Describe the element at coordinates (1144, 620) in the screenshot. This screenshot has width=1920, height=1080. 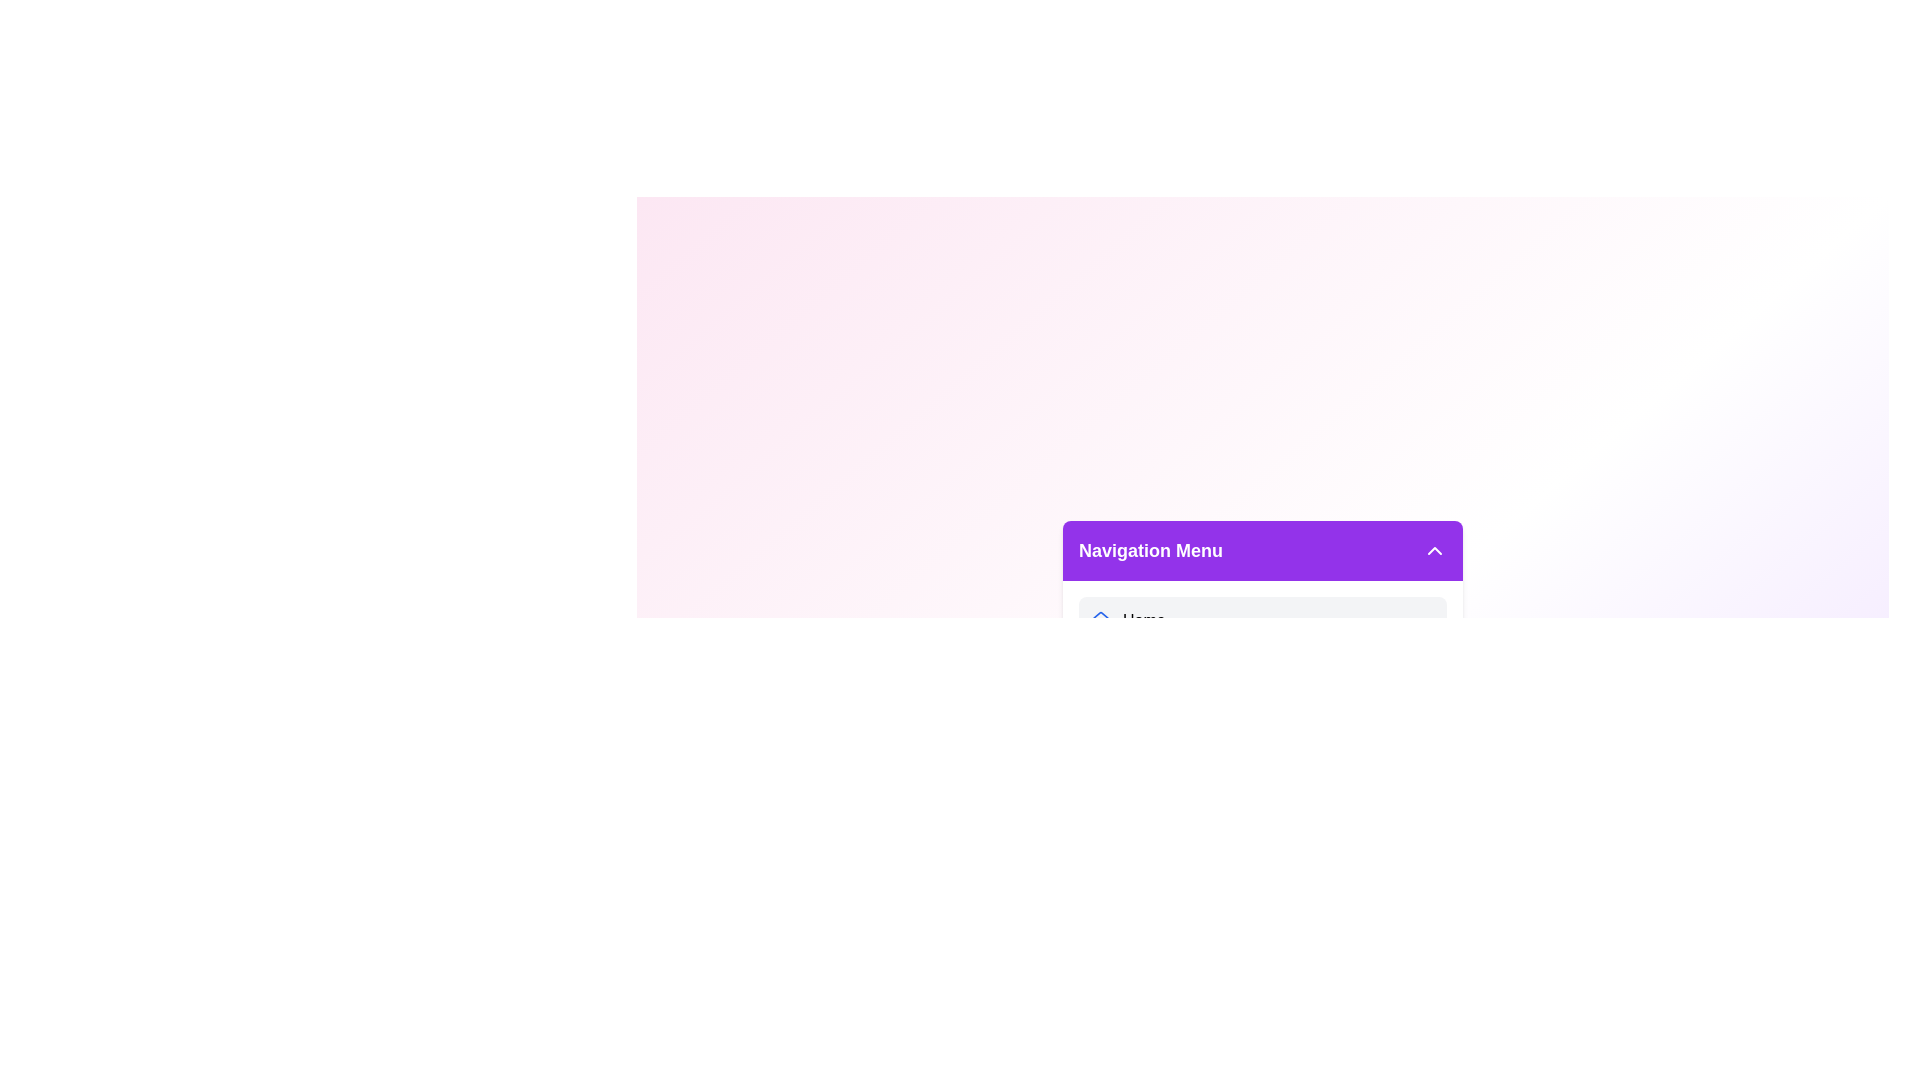
I see `the 'Home' text label, which is a medium-sized, clear, and readable label located to the right of an icon within the navigation options` at that location.